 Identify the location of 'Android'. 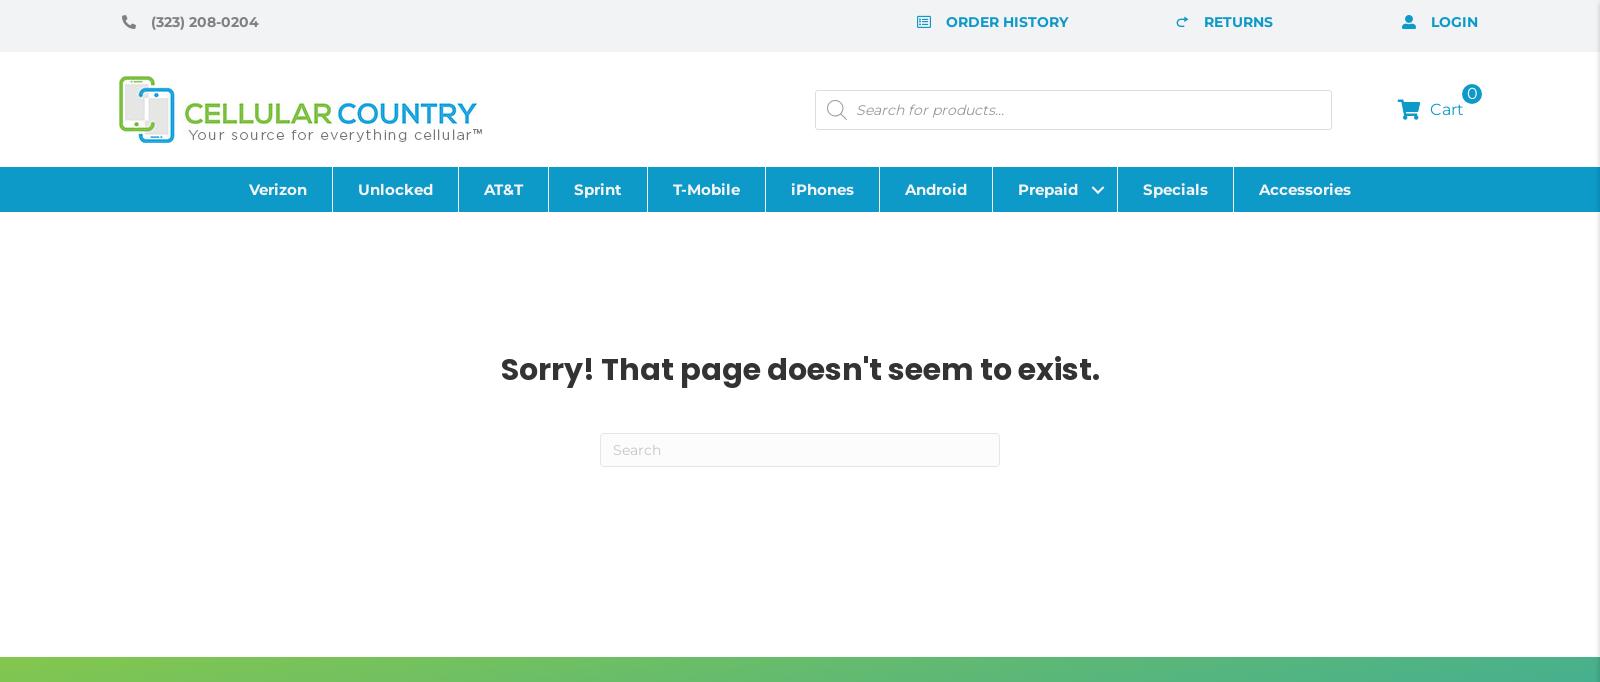
(903, 189).